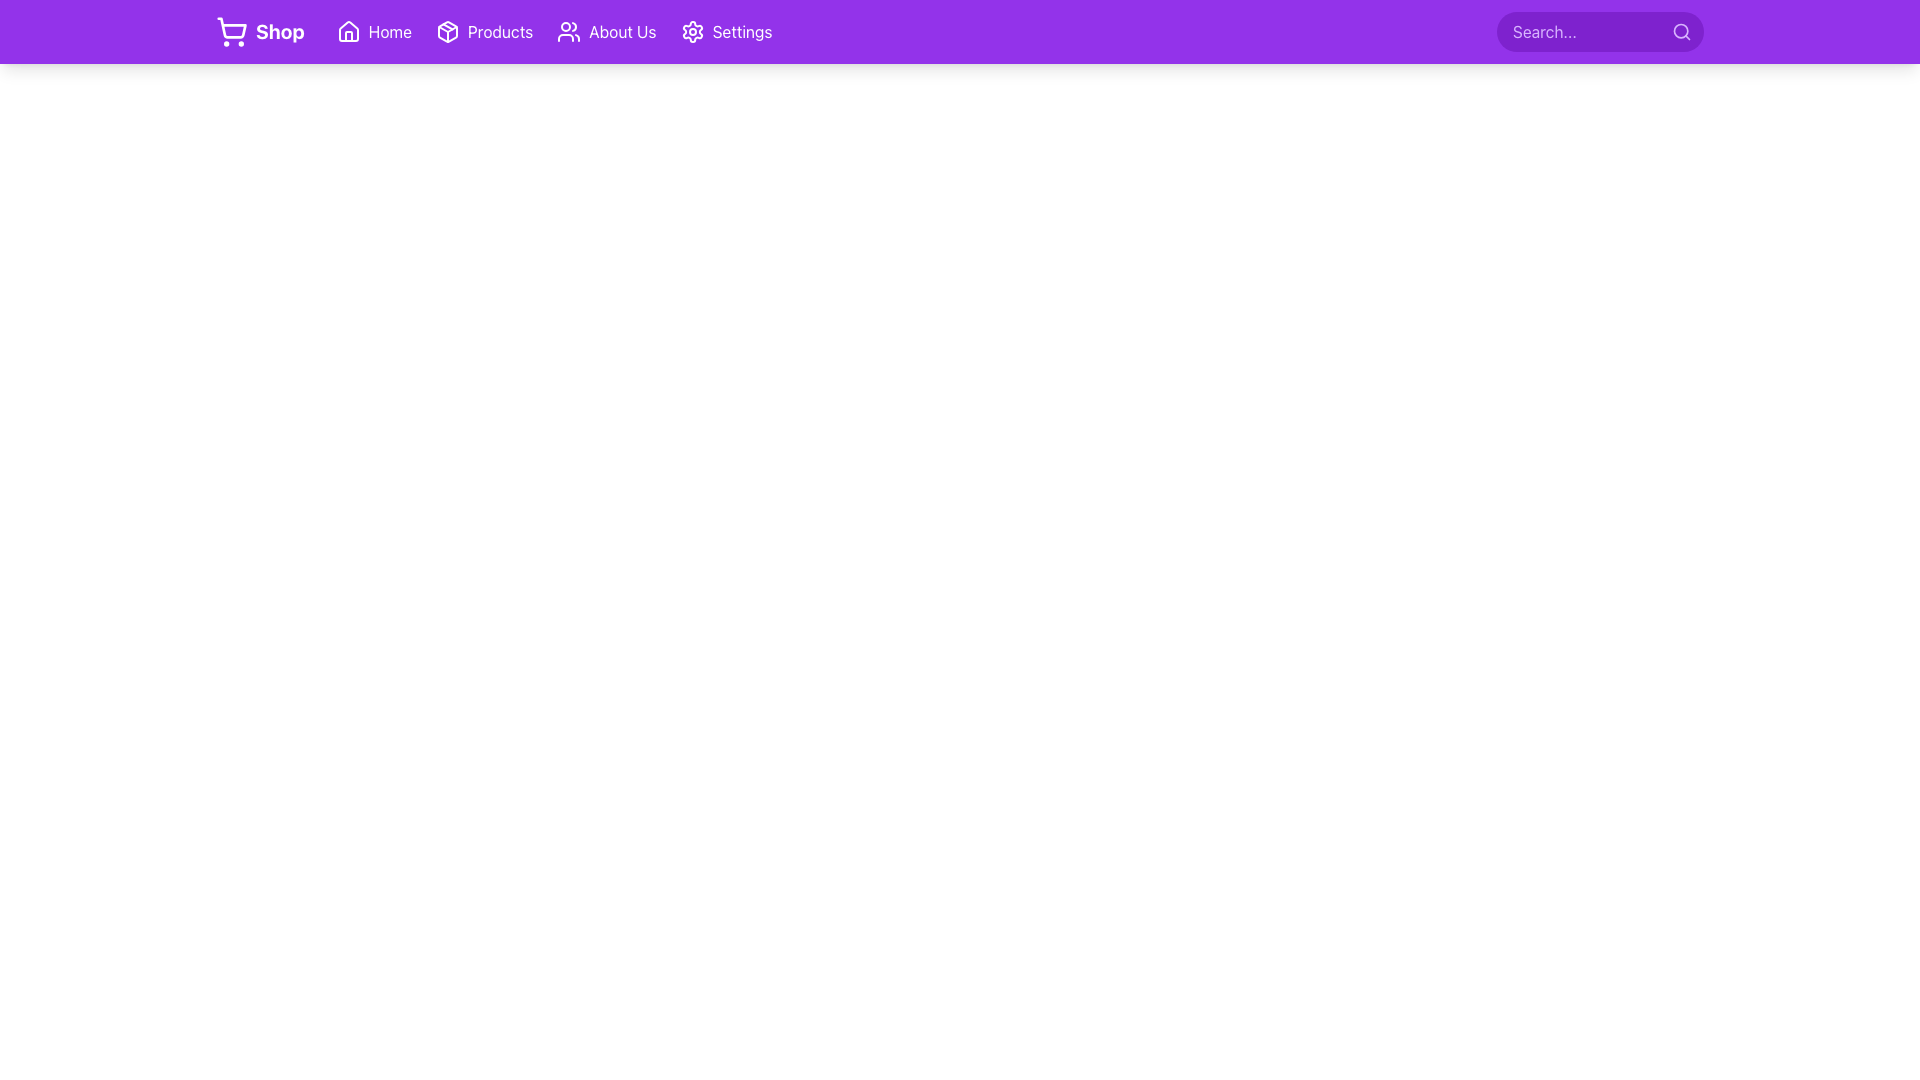 The width and height of the screenshot is (1920, 1080). I want to click on the 'Home' navigation link, which features a house icon and white text on a purple background, so click(374, 31).